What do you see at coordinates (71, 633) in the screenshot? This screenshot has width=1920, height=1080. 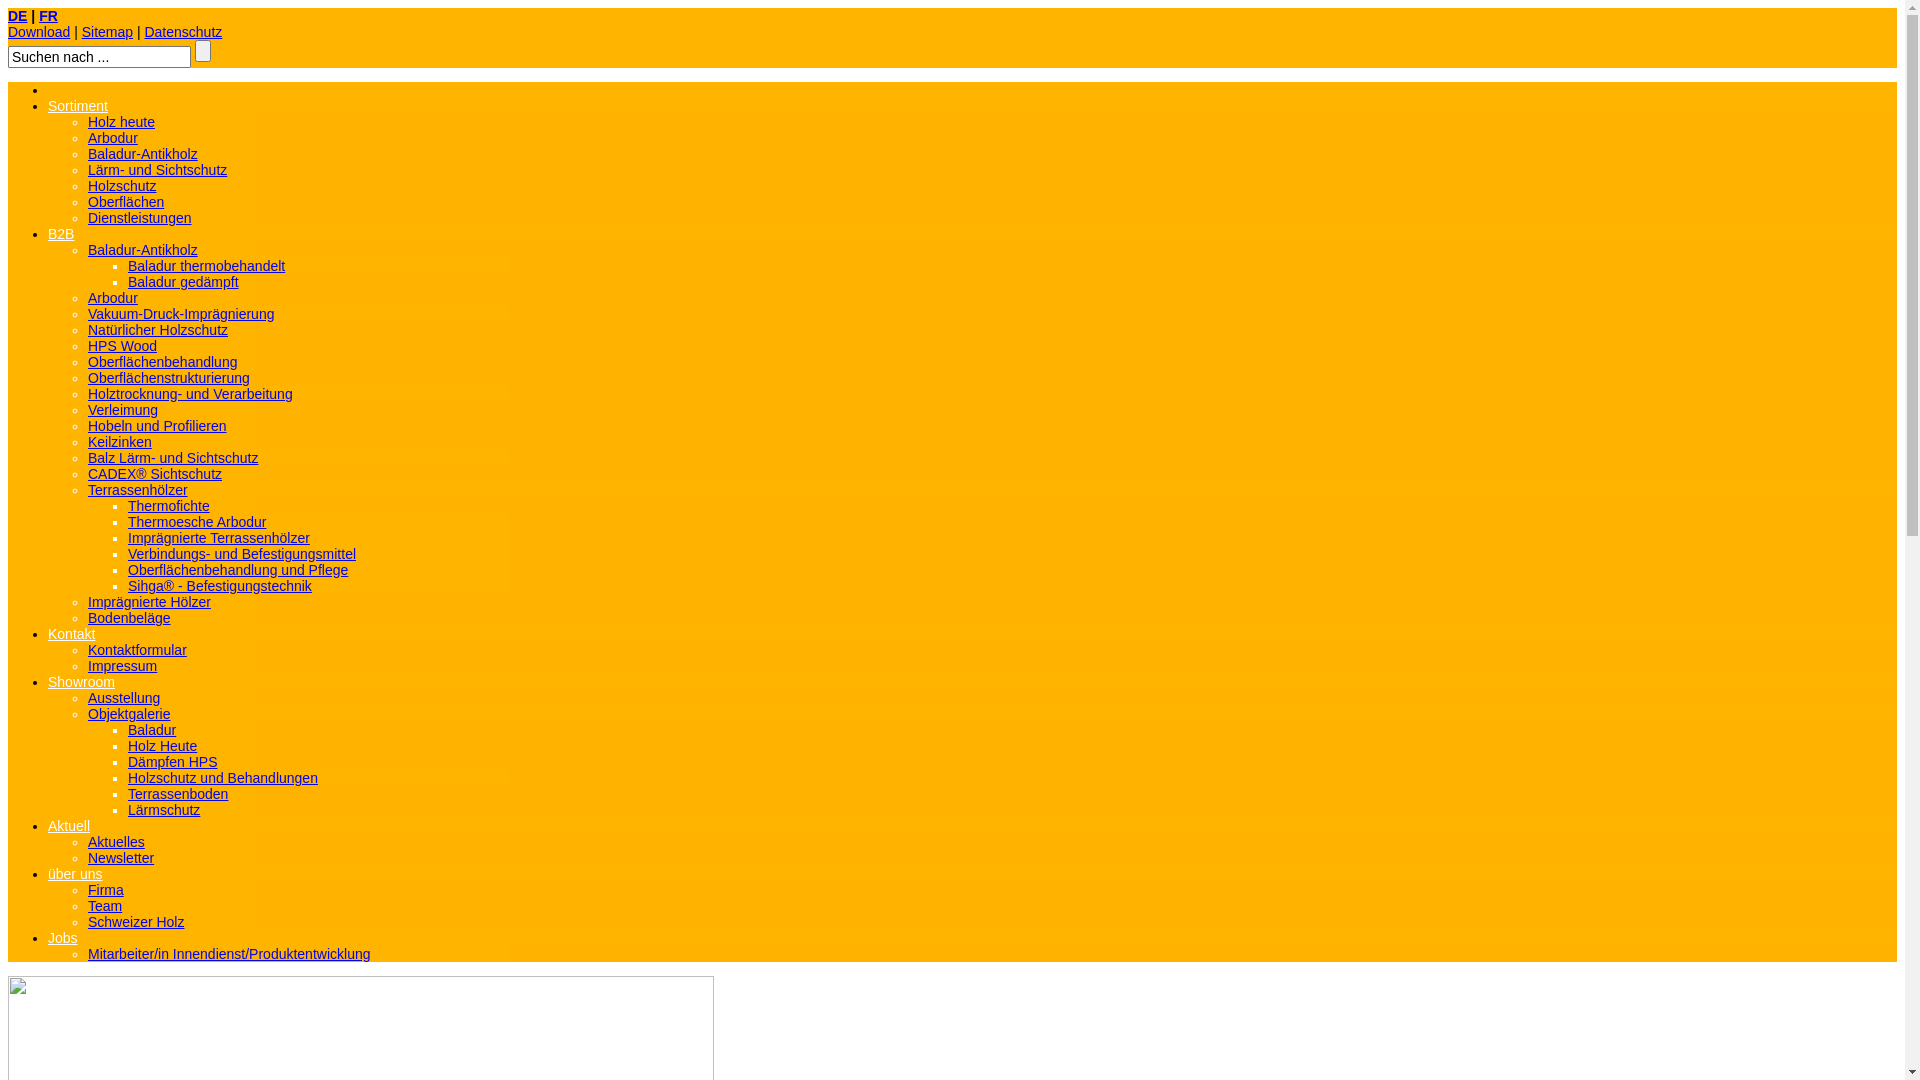 I see `'Kontakt'` at bounding box center [71, 633].